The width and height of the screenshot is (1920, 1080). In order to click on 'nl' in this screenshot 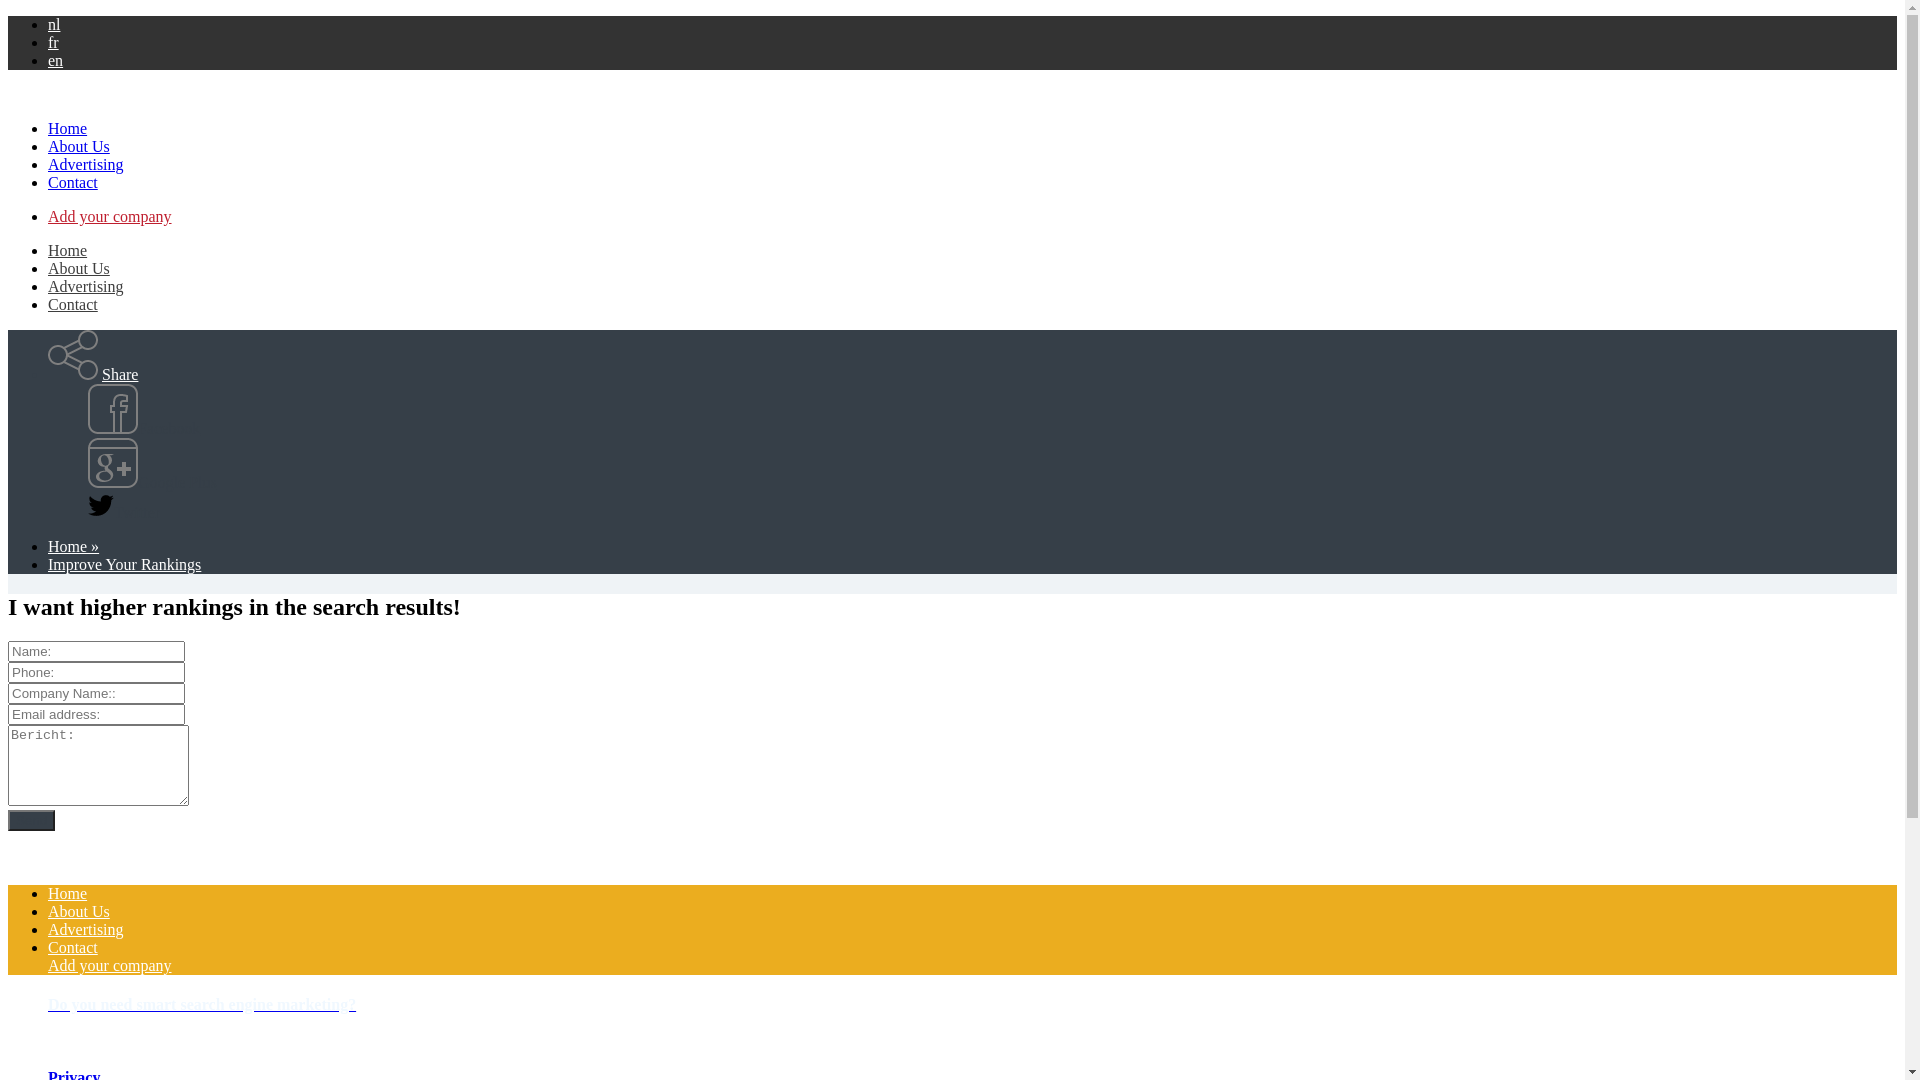, I will do `click(53, 24)`.